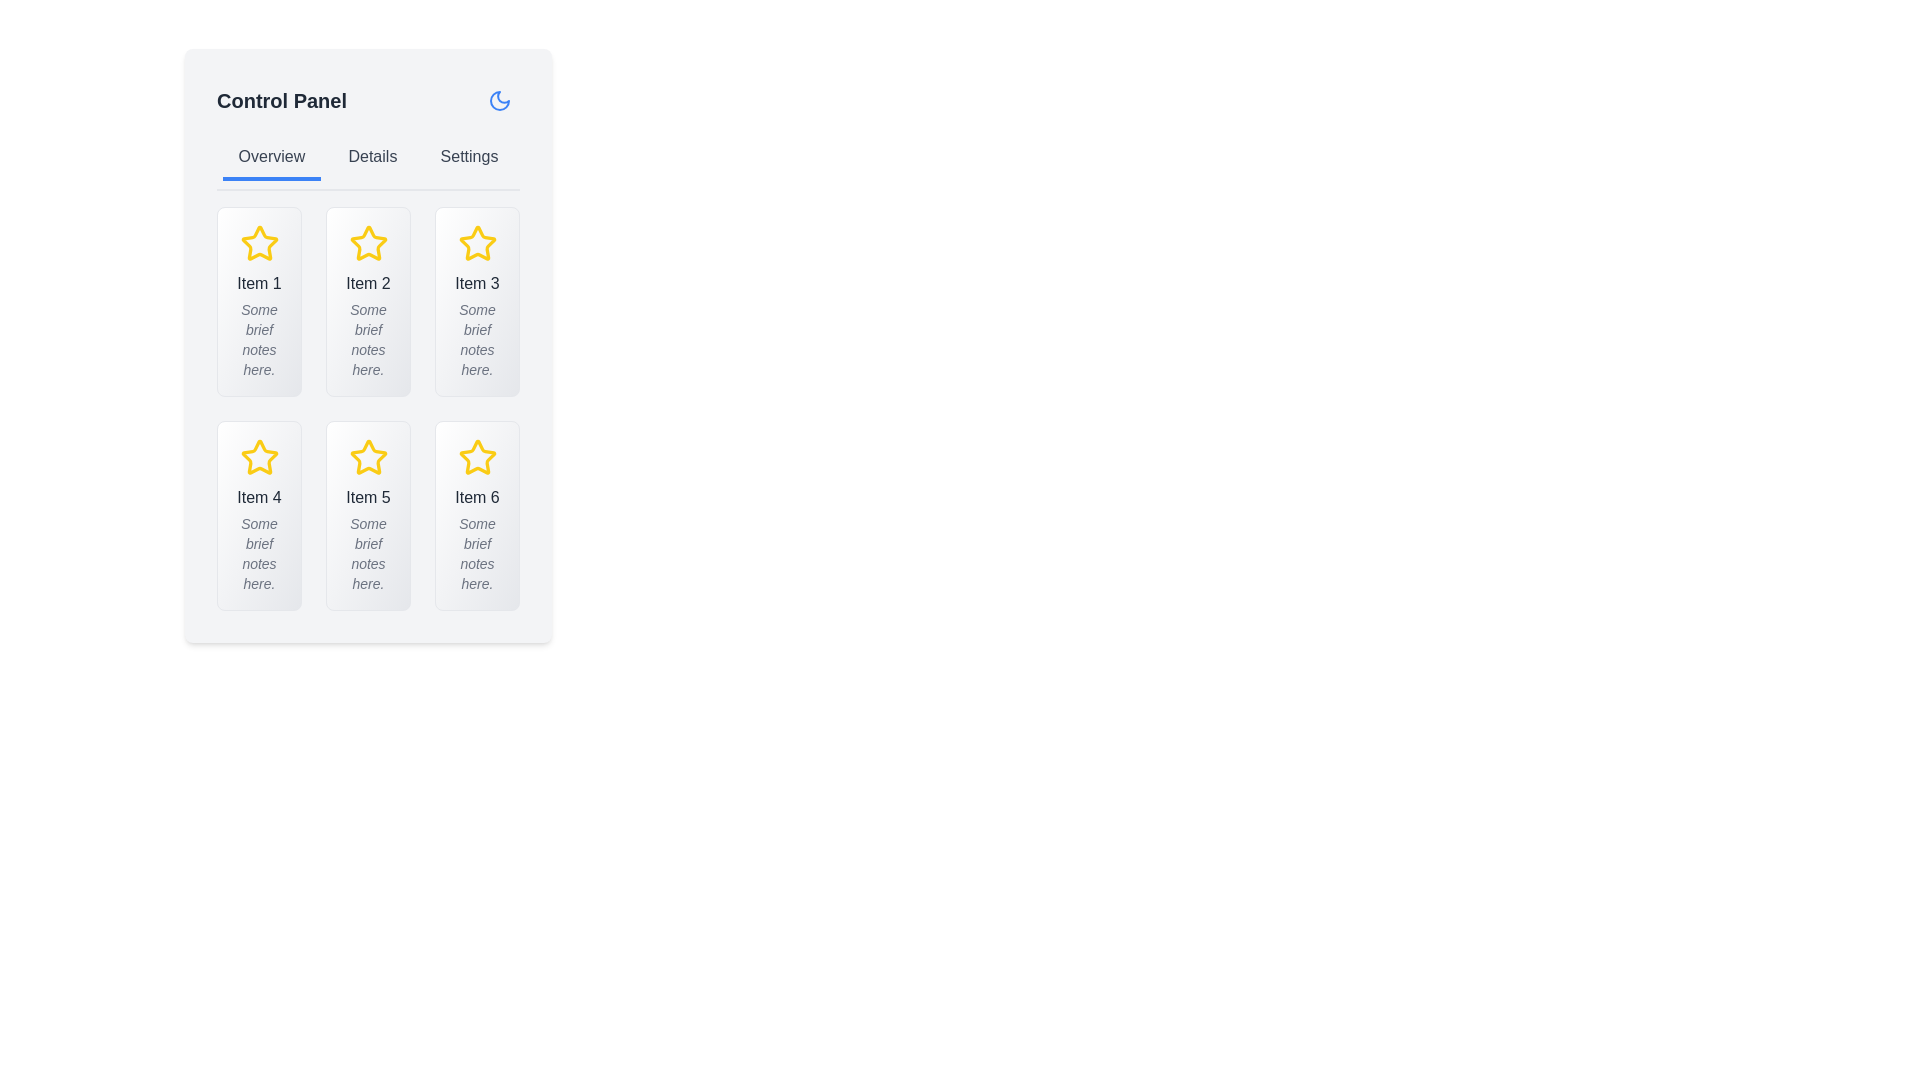 The height and width of the screenshot is (1080, 1920). Describe the element at coordinates (476, 554) in the screenshot. I see `text label located under the 'Item 6' card in the grid layout, which provides additional information related to 'Item 6'` at that location.